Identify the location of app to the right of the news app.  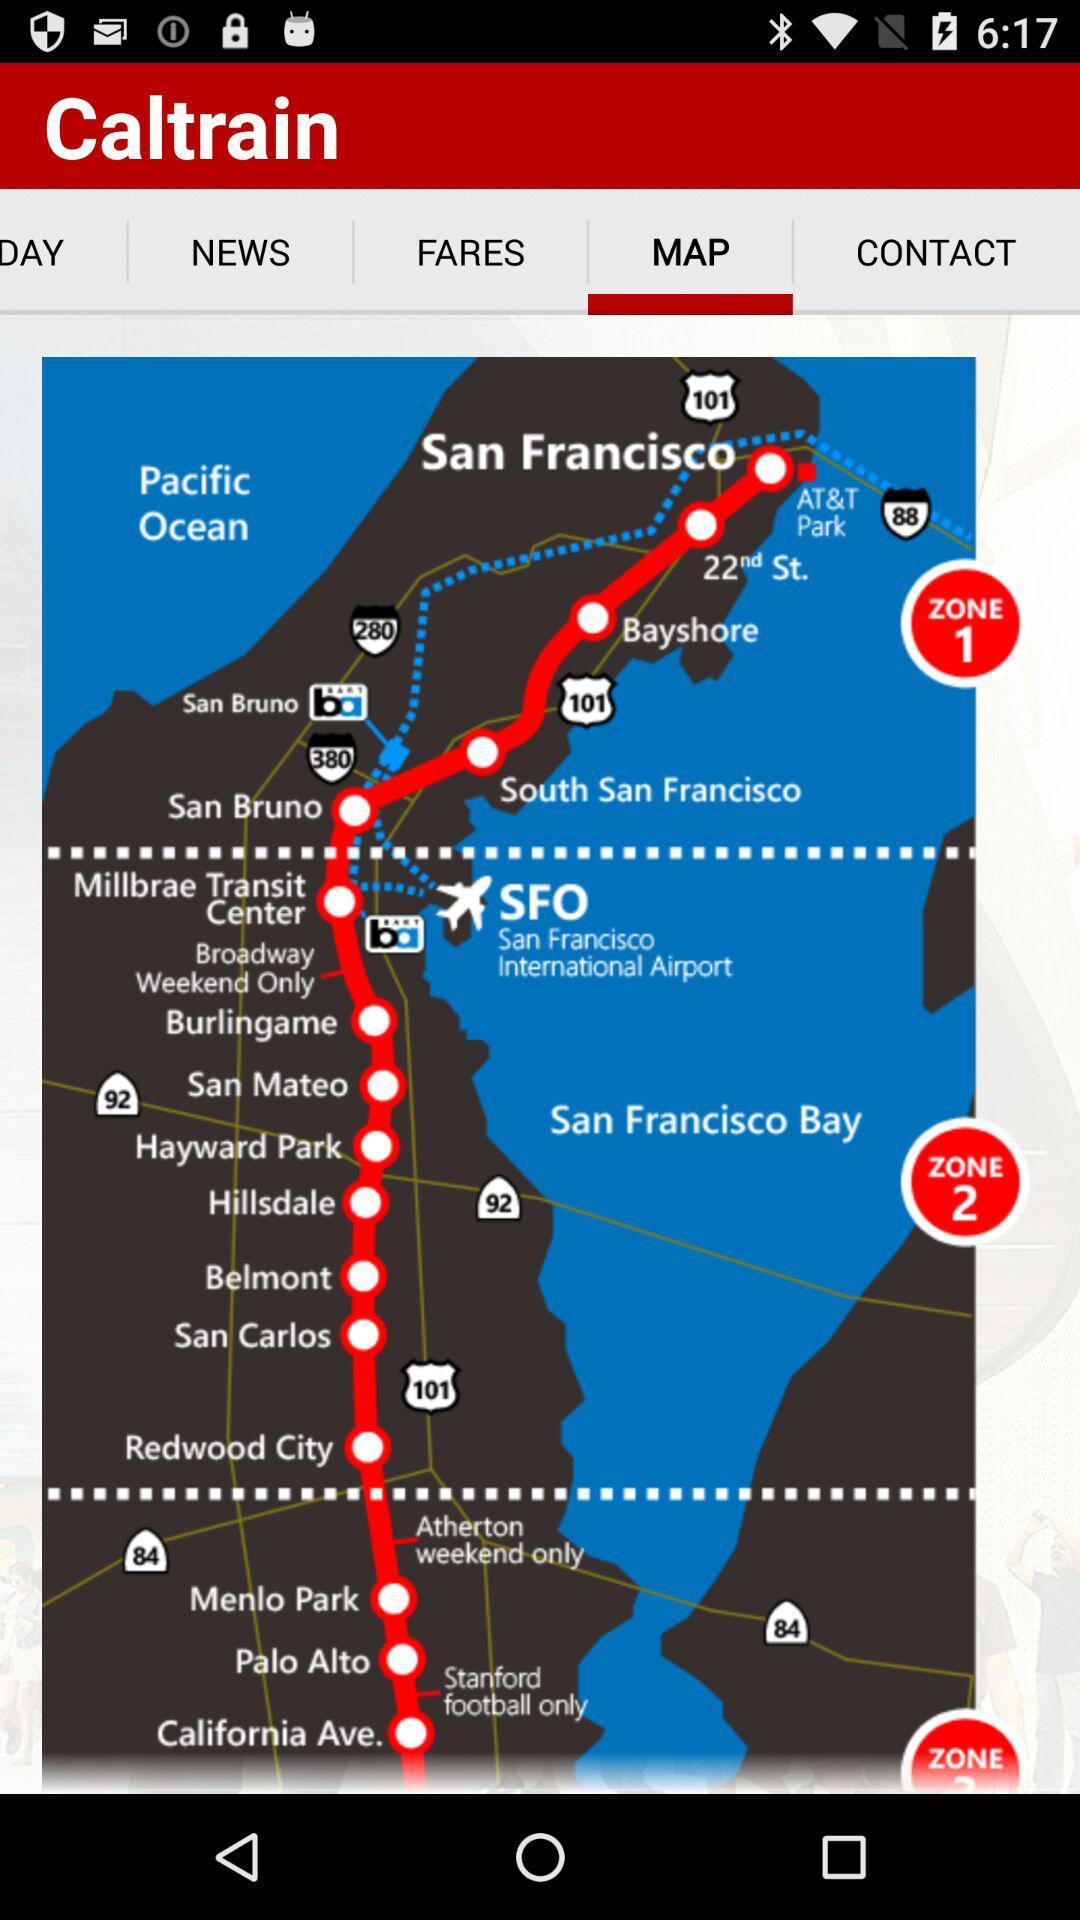
(470, 251).